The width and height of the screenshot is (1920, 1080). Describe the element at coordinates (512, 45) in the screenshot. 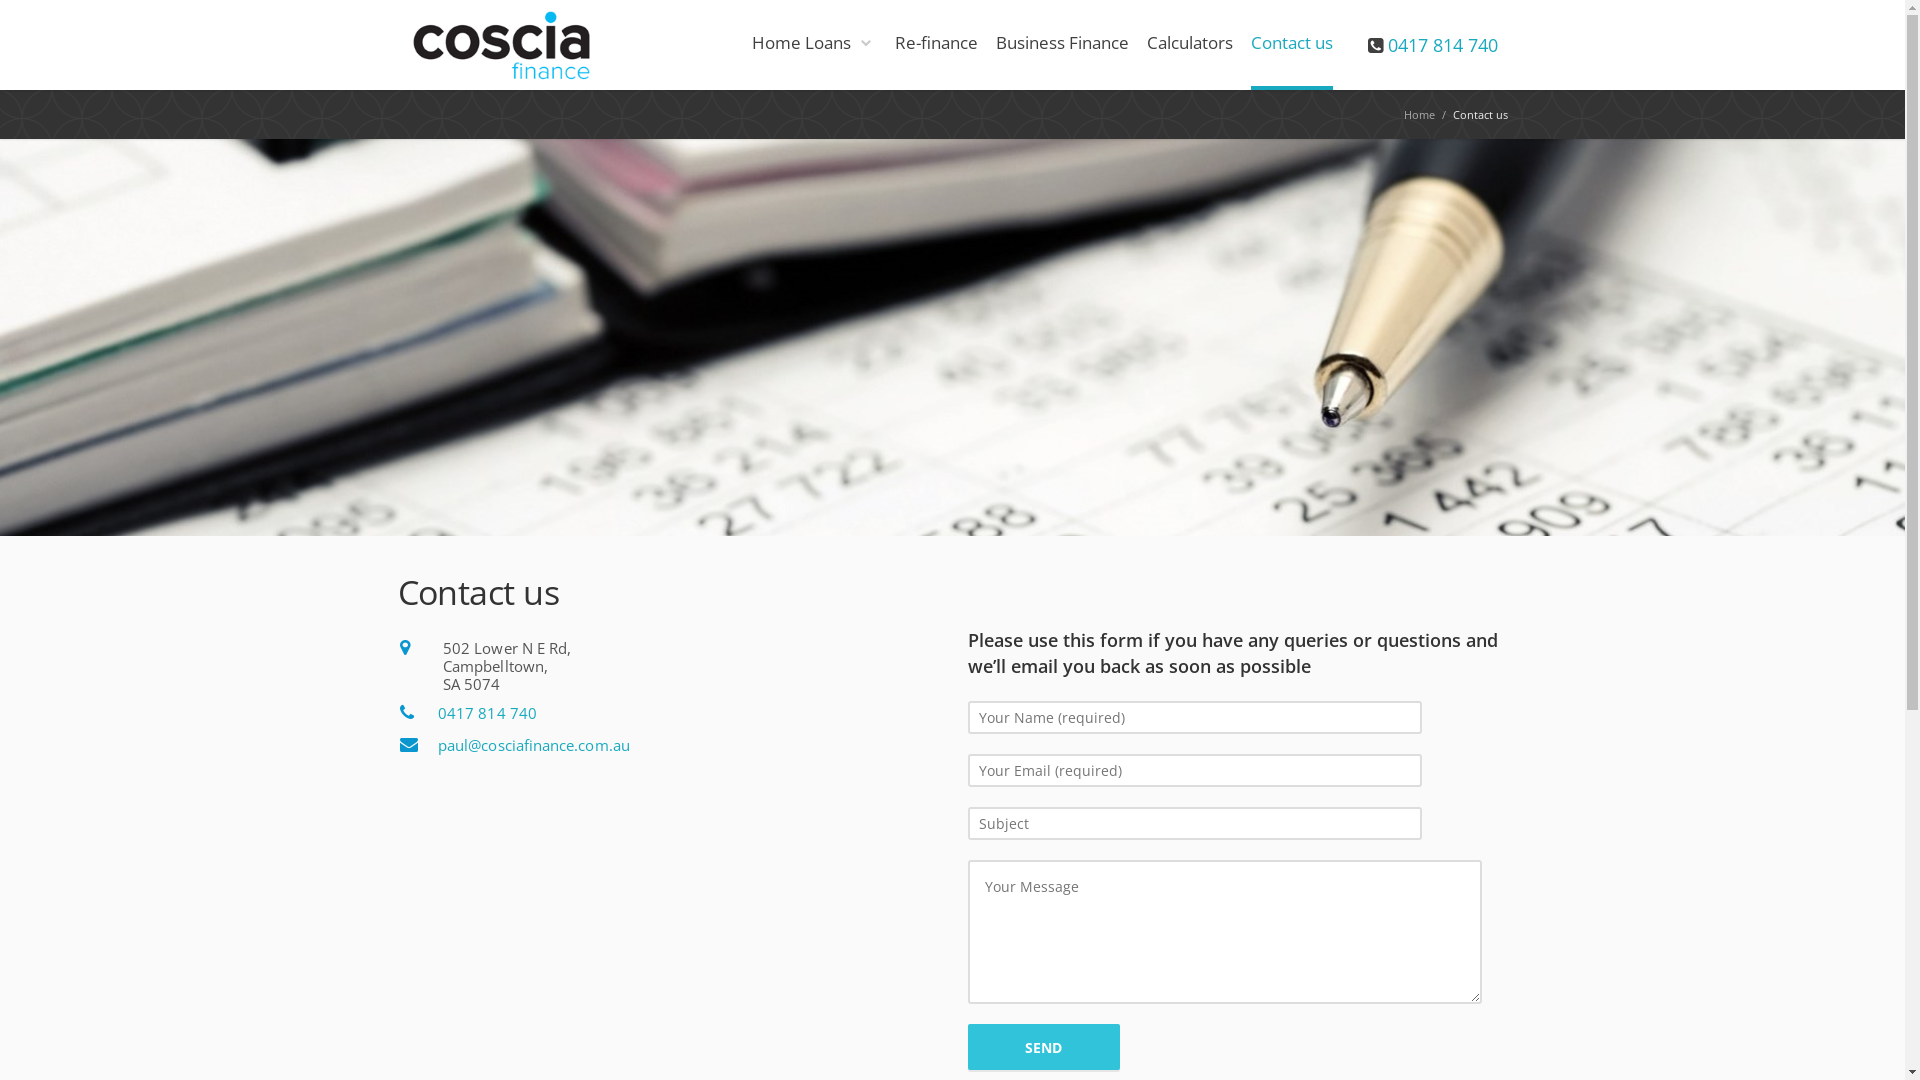

I see `'coscia finance'` at that location.